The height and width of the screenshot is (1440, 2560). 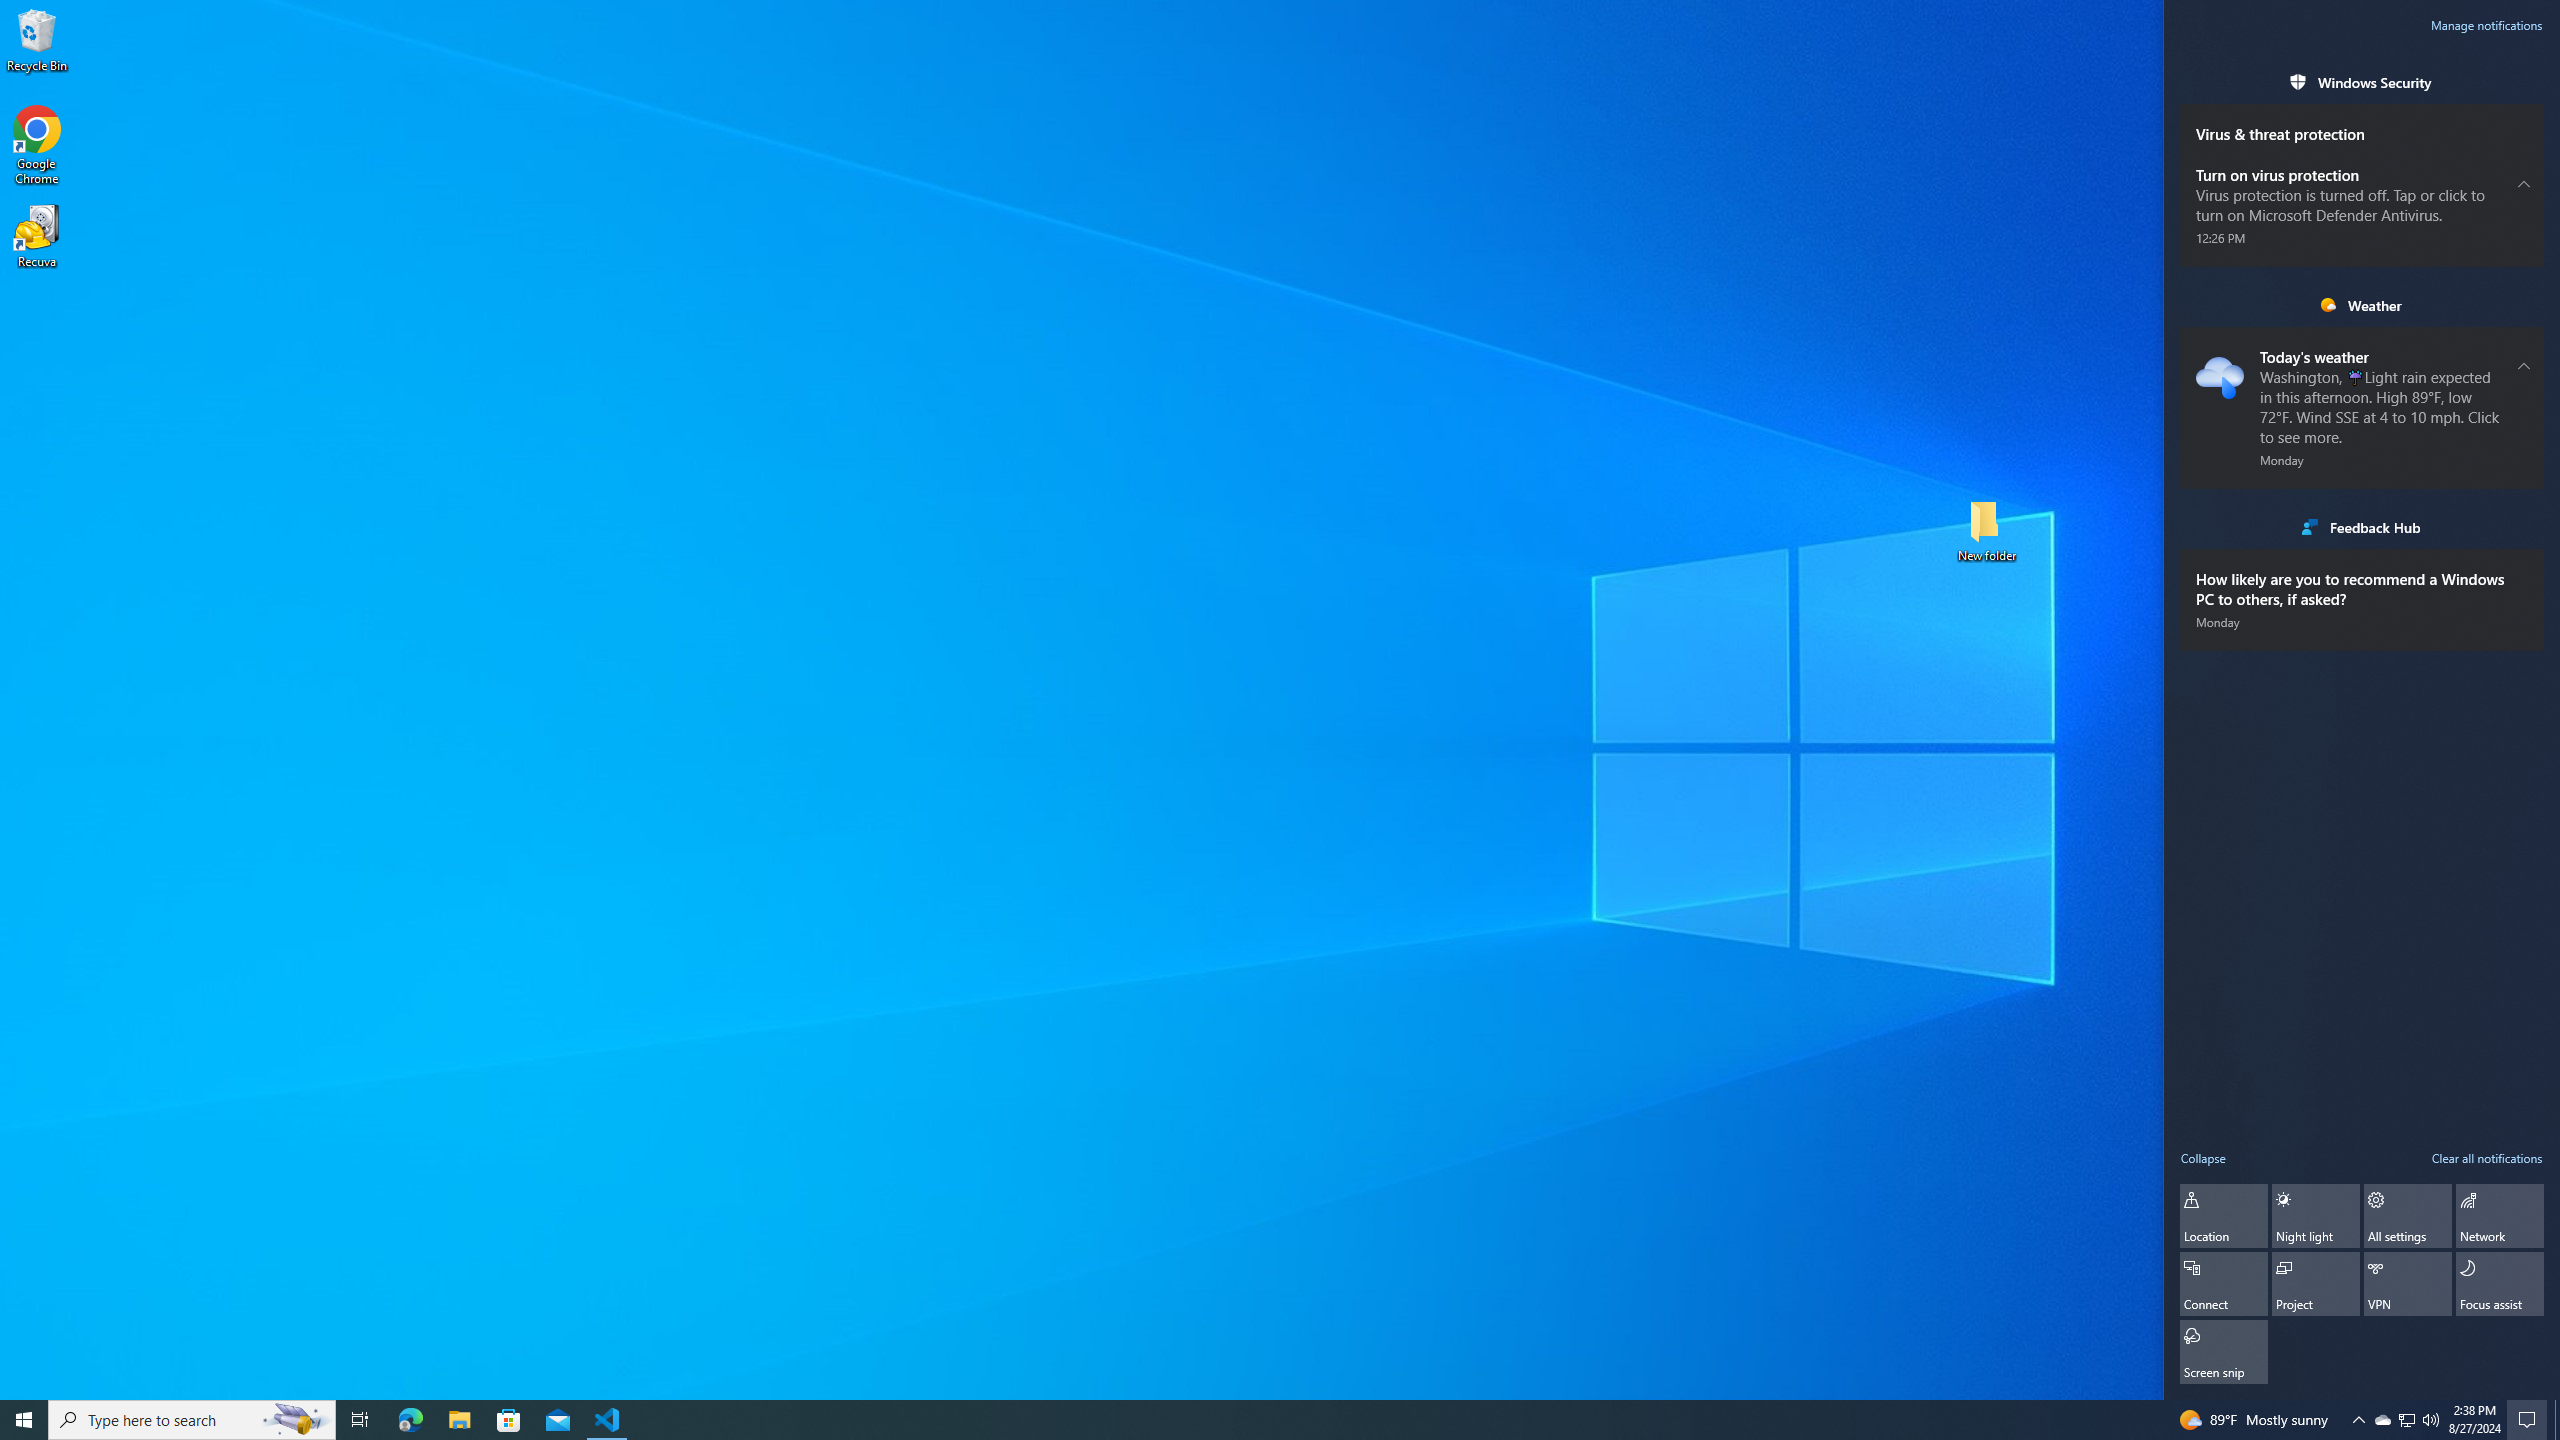 I want to click on 'Search highlights icon opens search home window', so click(x=294, y=1418).